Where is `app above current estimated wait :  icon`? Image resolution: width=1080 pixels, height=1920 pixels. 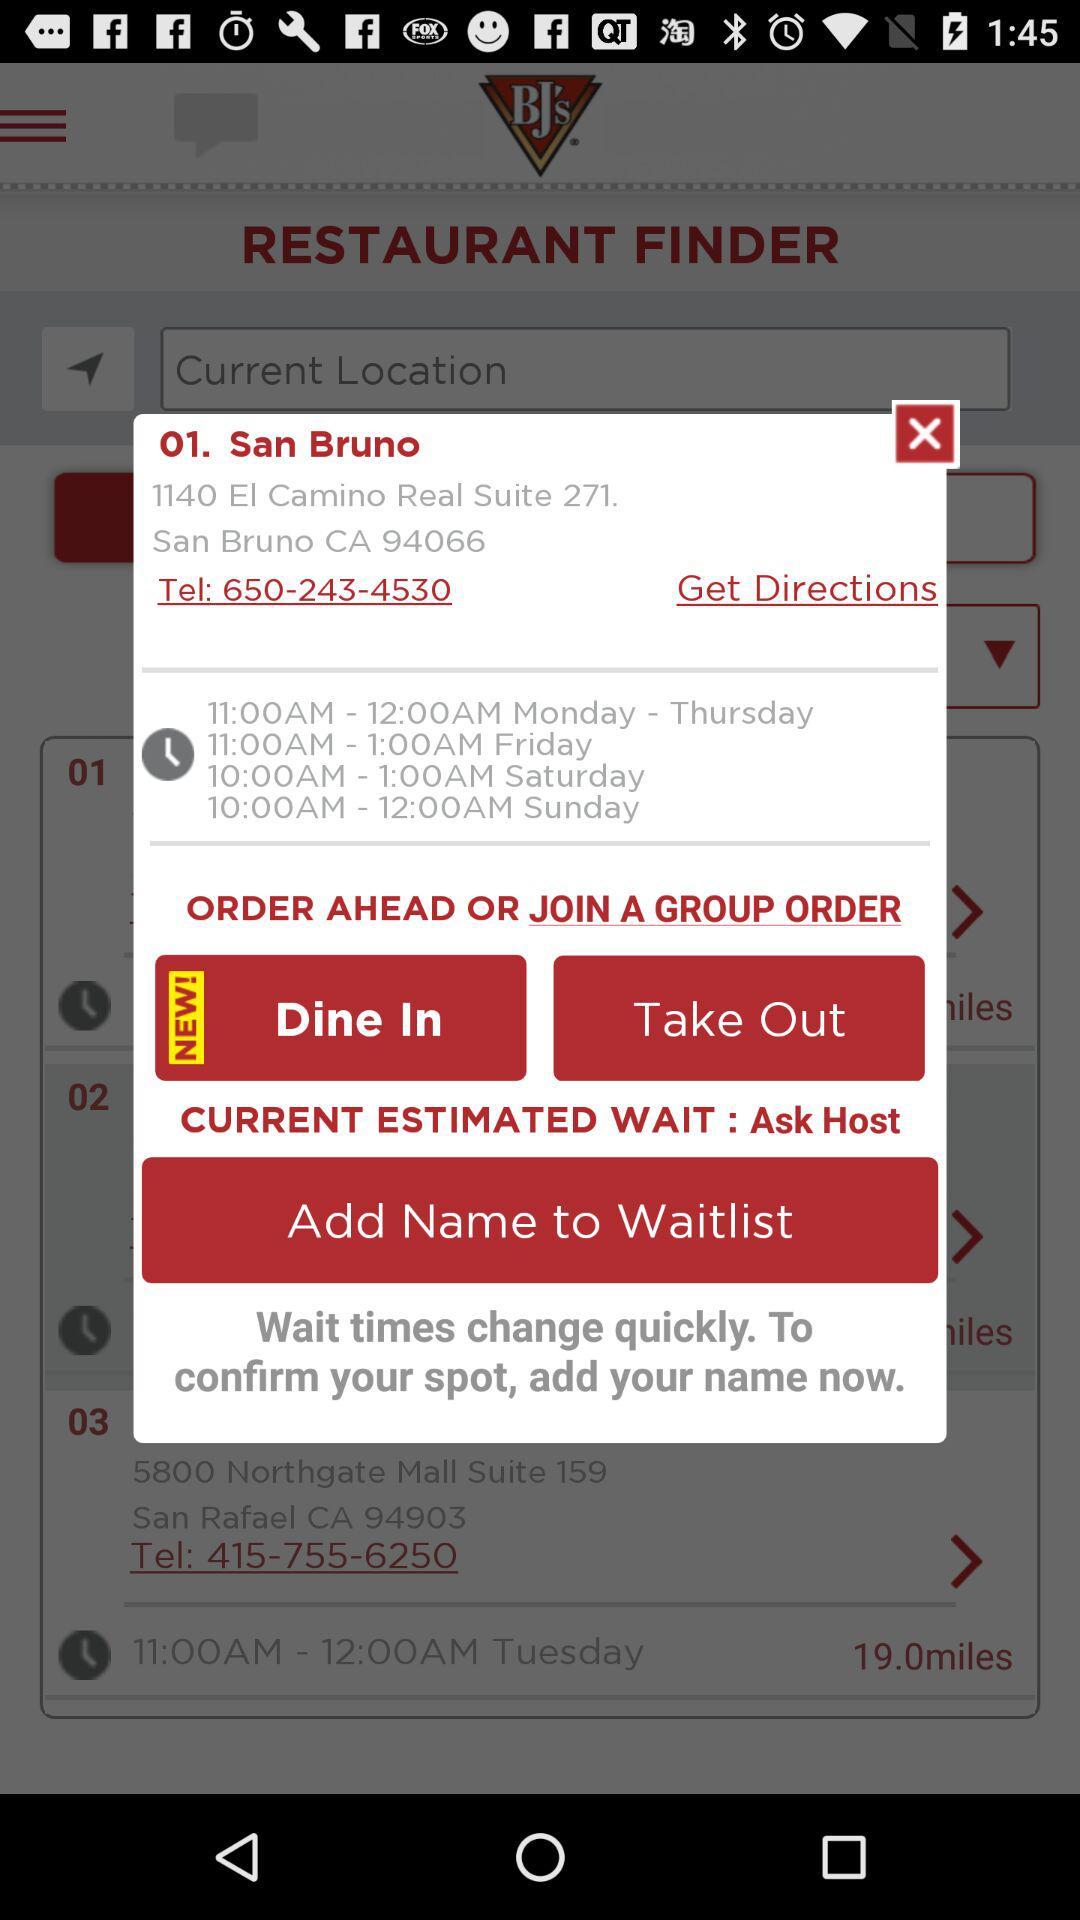
app above current estimated wait :  icon is located at coordinates (339, 1017).